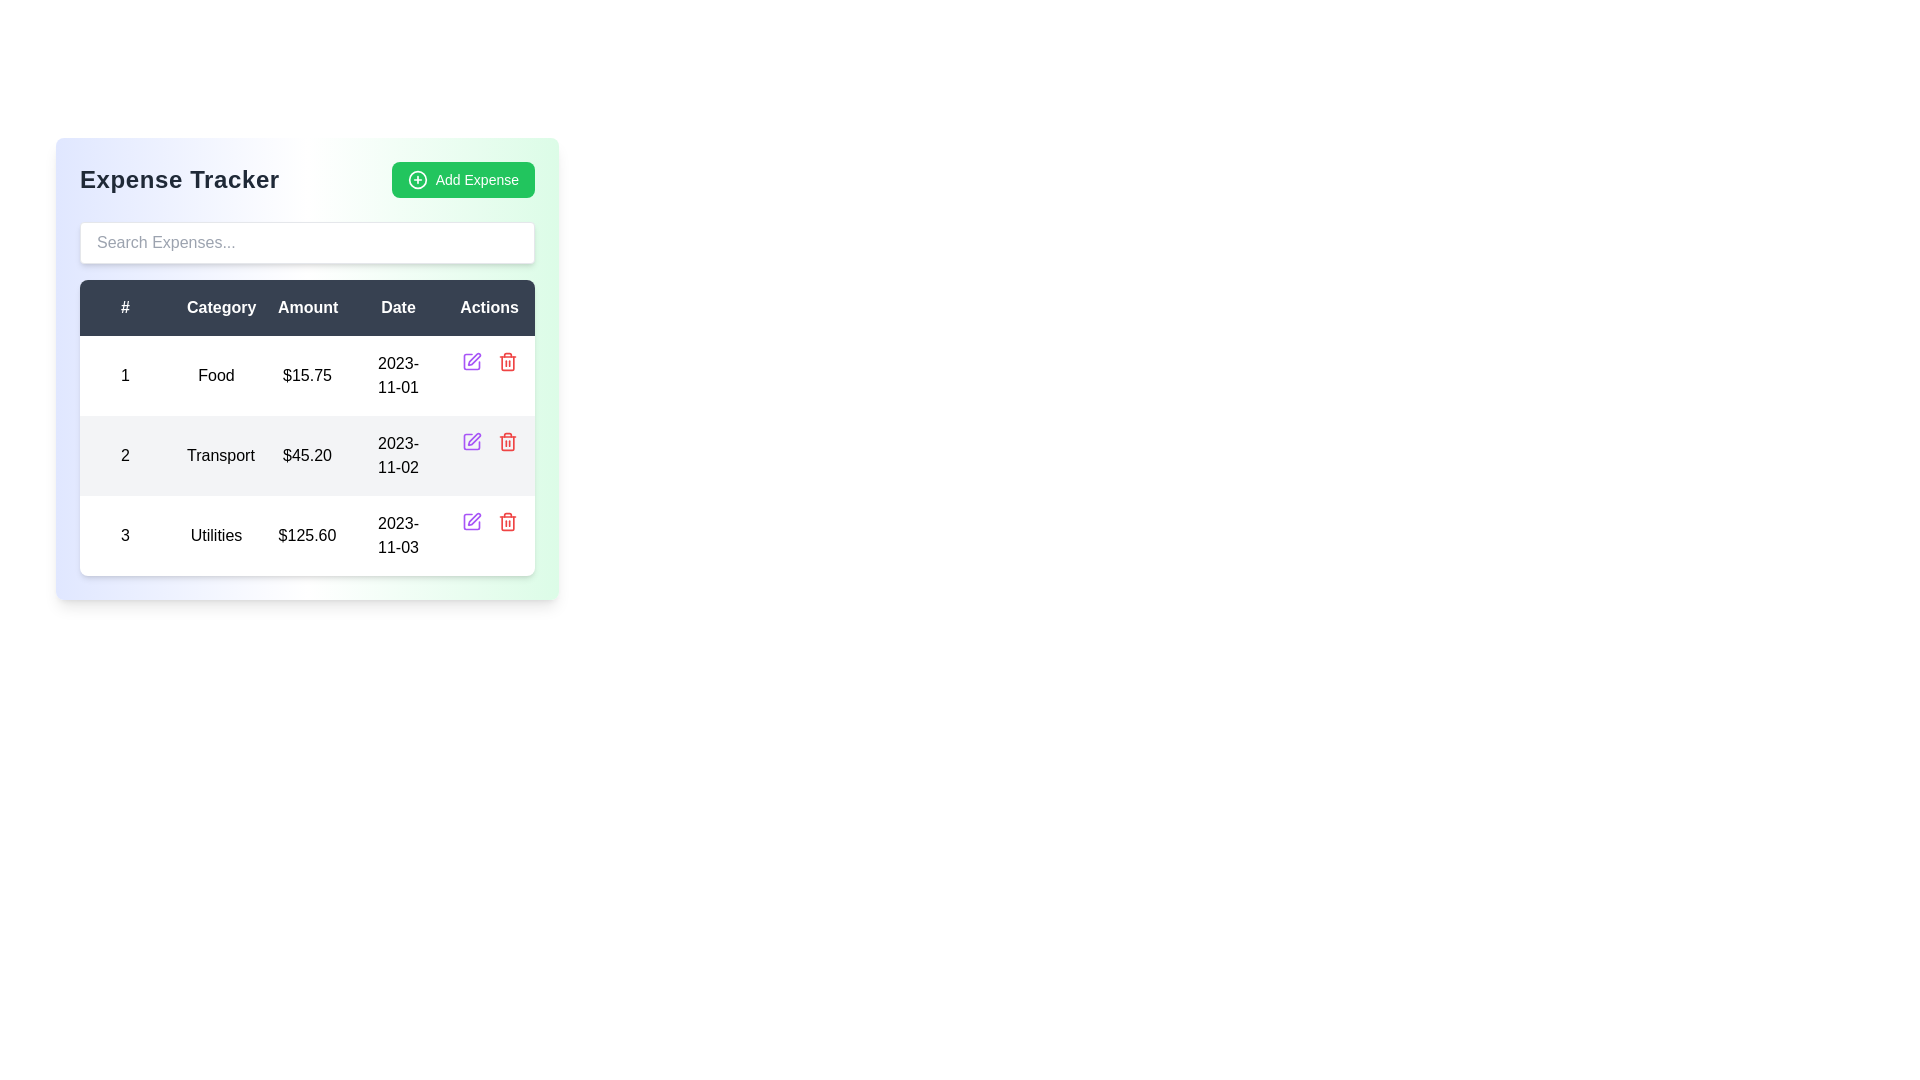 This screenshot has width=1920, height=1080. Describe the element at coordinates (473, 518) in the screenshot. I see `the pen icon button located in the 'Actions' column for the 'Transport' expense entry dated '2023-11-02' to potentially reveal a tooltip` at that location.